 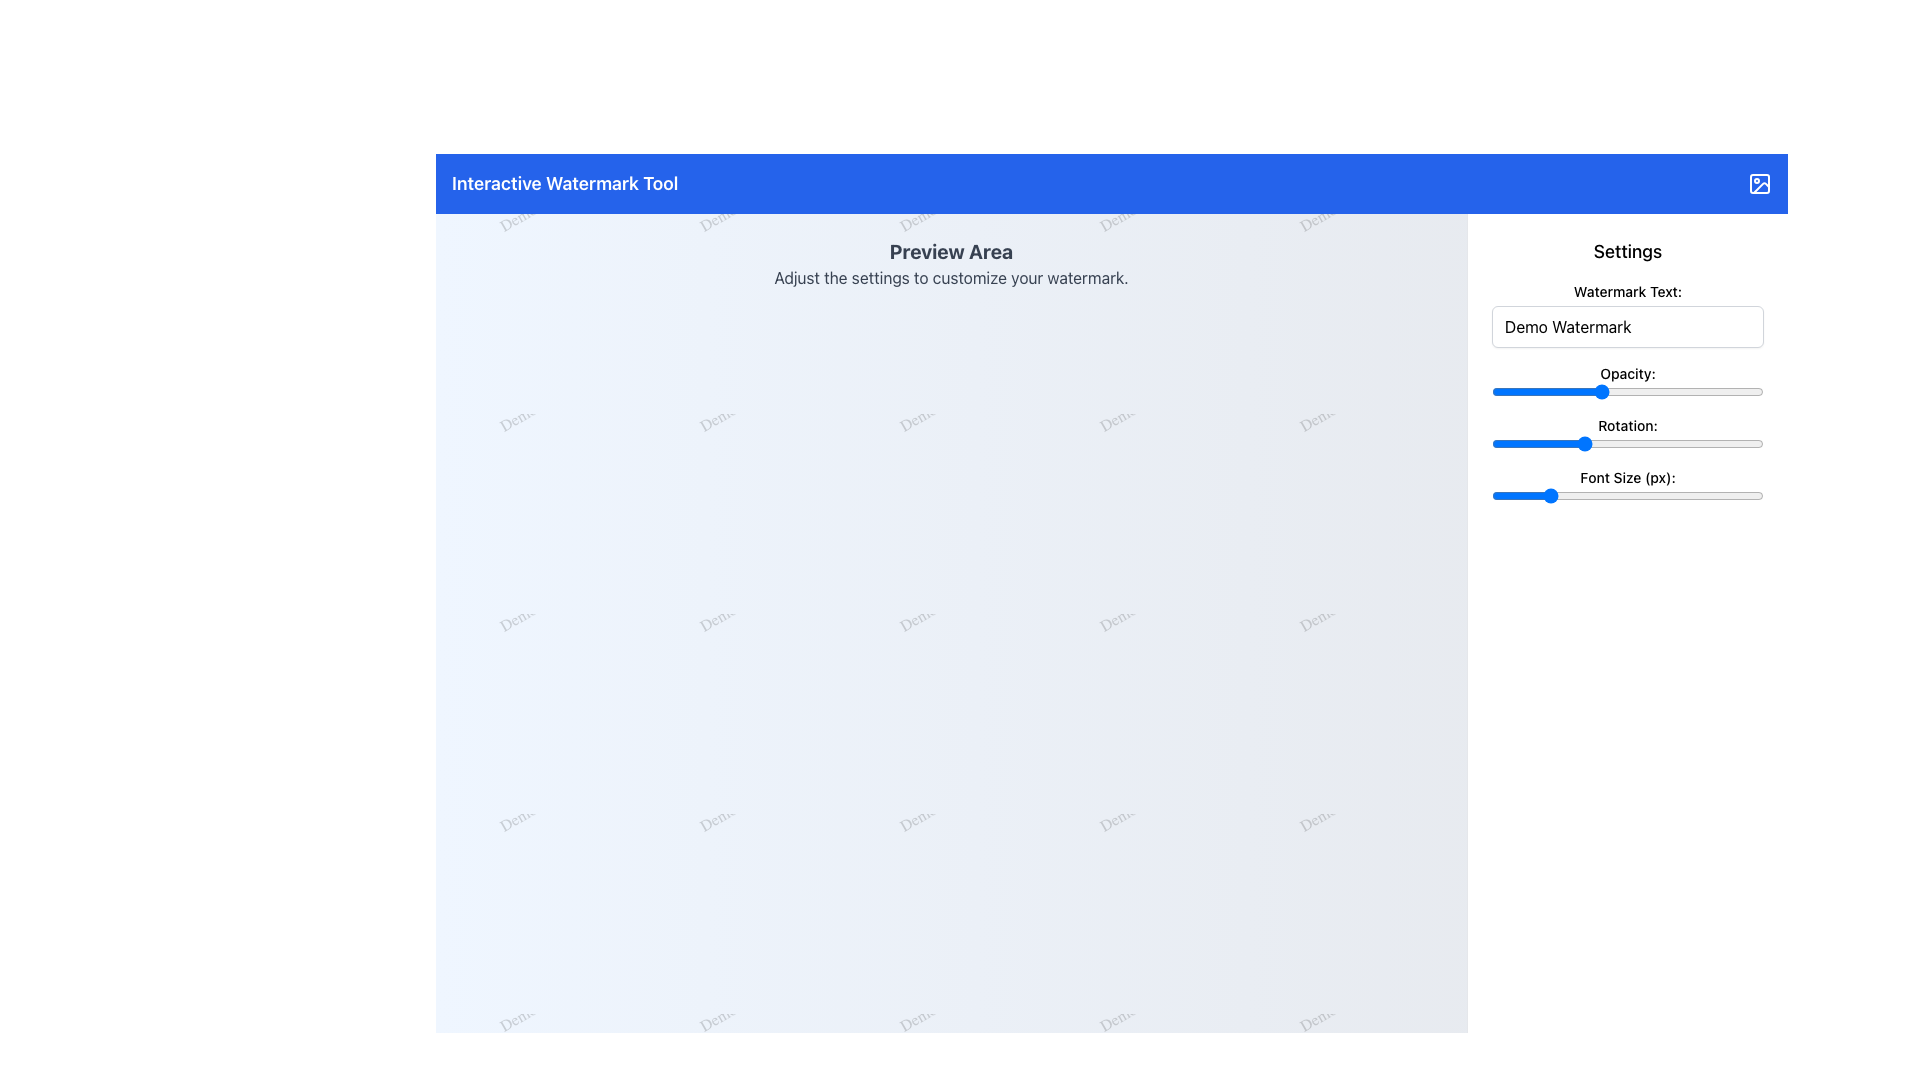 What do you see at coordinates (1627, 326) in the screenshot?
I see `the text input box for the watermark, located directly below the label 'Watermark Text:'` at bounding box center [1627, 326].